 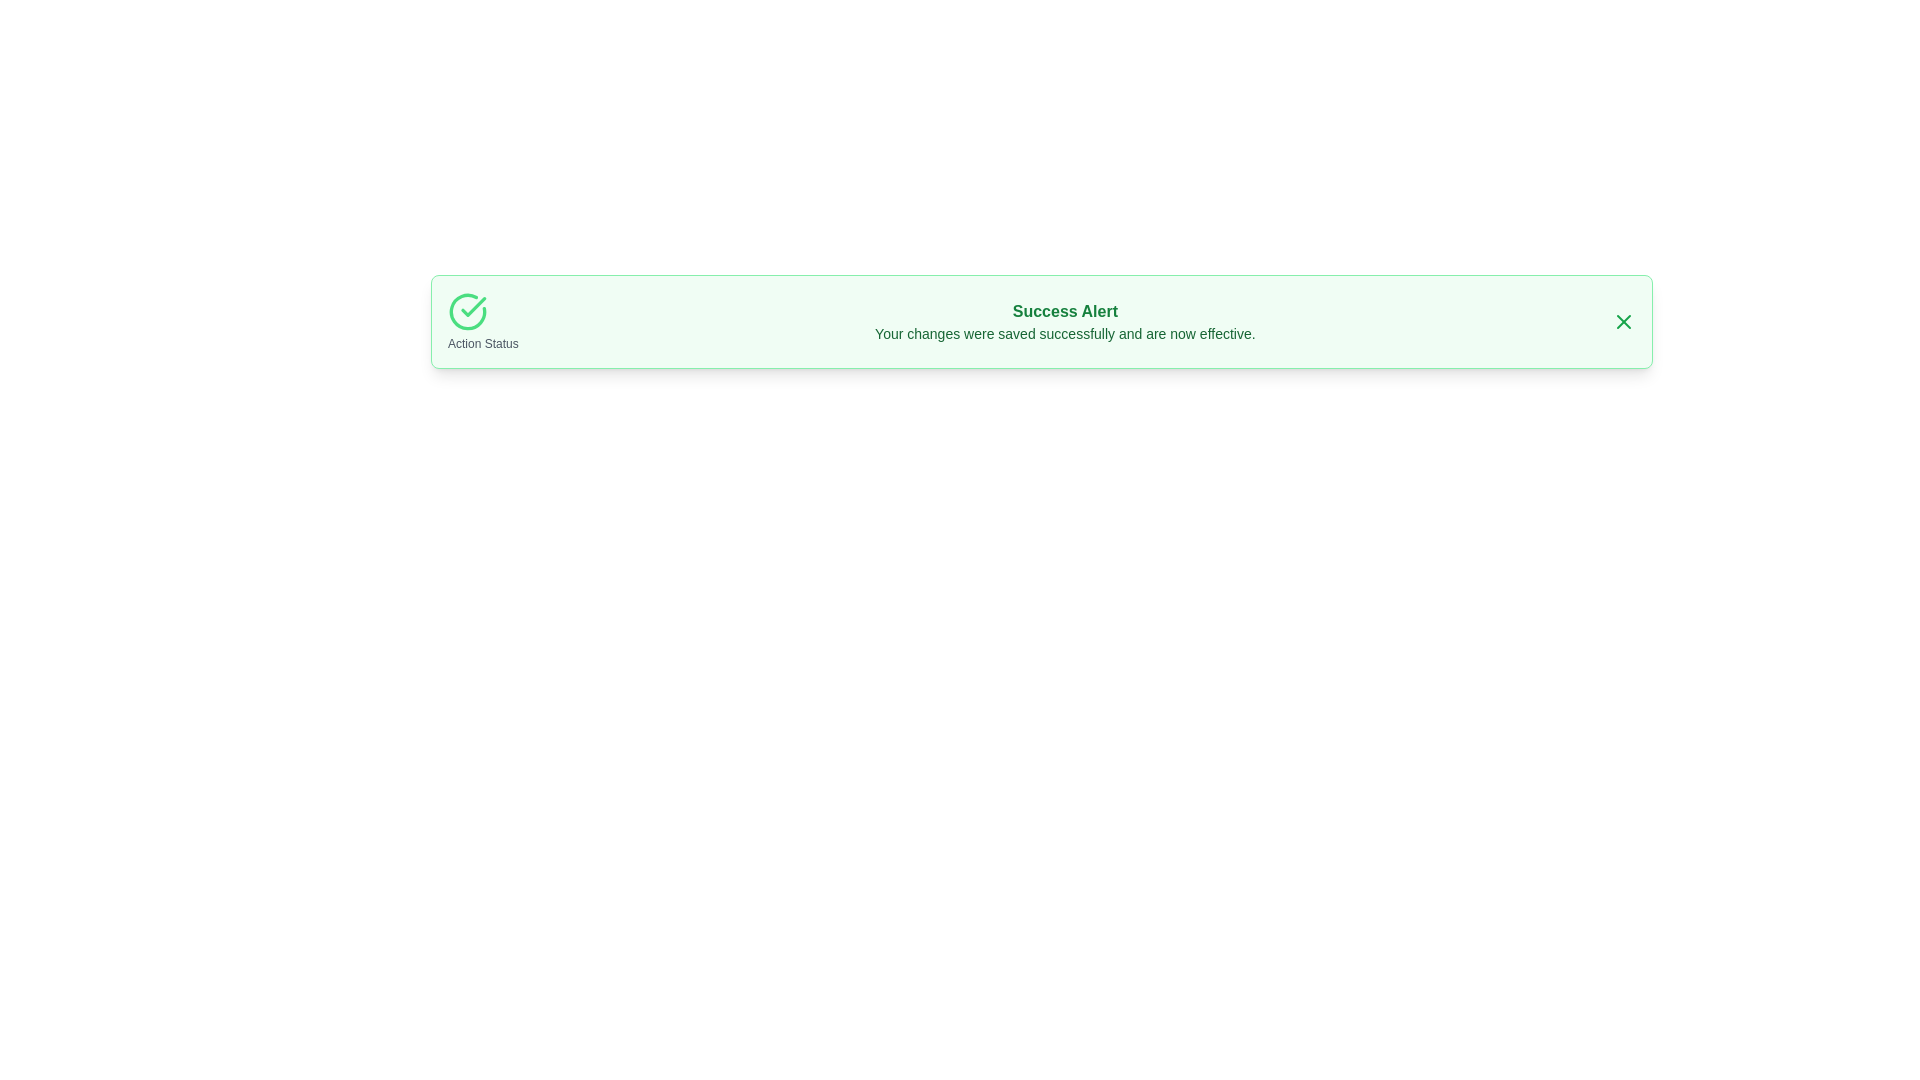 I want to click on close button to dismiss the notification, so click(x=1623, y=320).